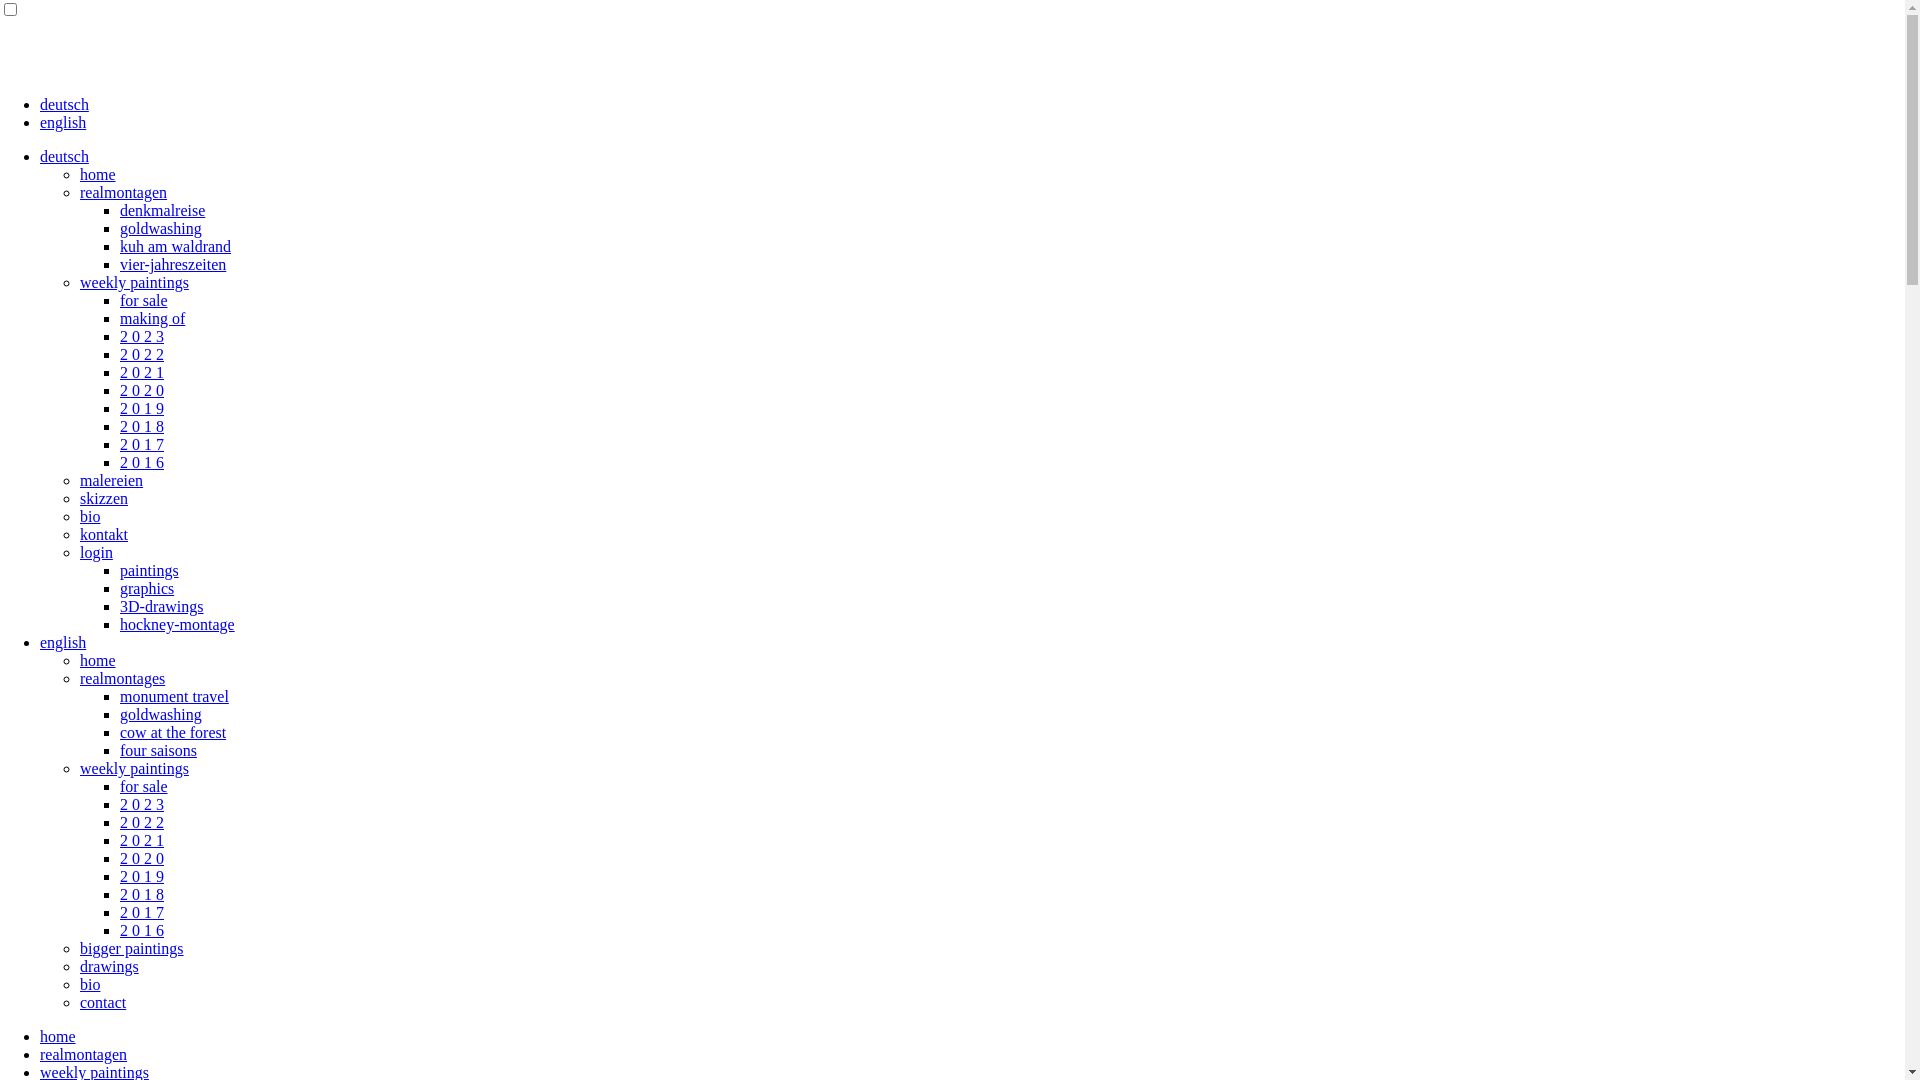  What do you see at coordinates (96, 173) in the screenshot?
I see `'home'` at bounding box center [96, 173].